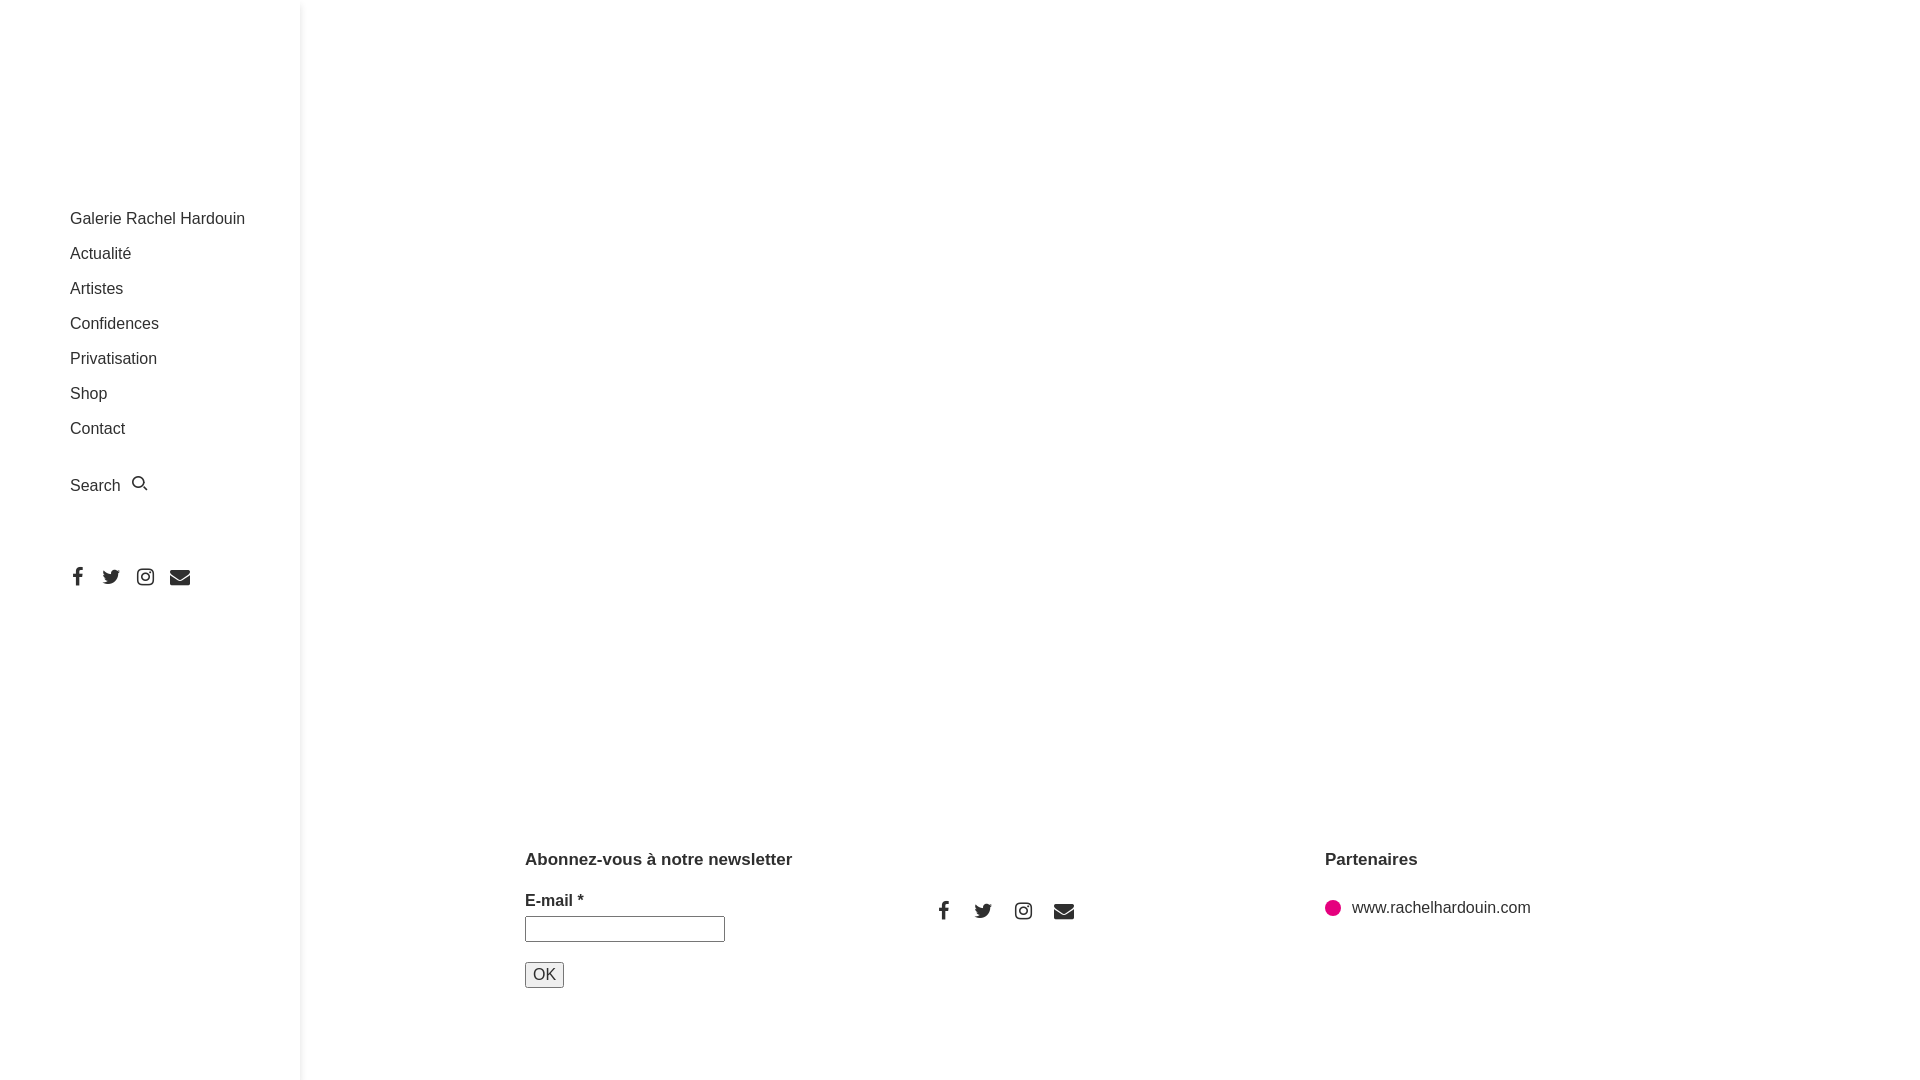 Image resolution: width=1920 pixels, height=1080 pixels. What do you see at coordinates (96, 427) in the screenshot?
I see `'Contact'` at bounding box center [96, 427].